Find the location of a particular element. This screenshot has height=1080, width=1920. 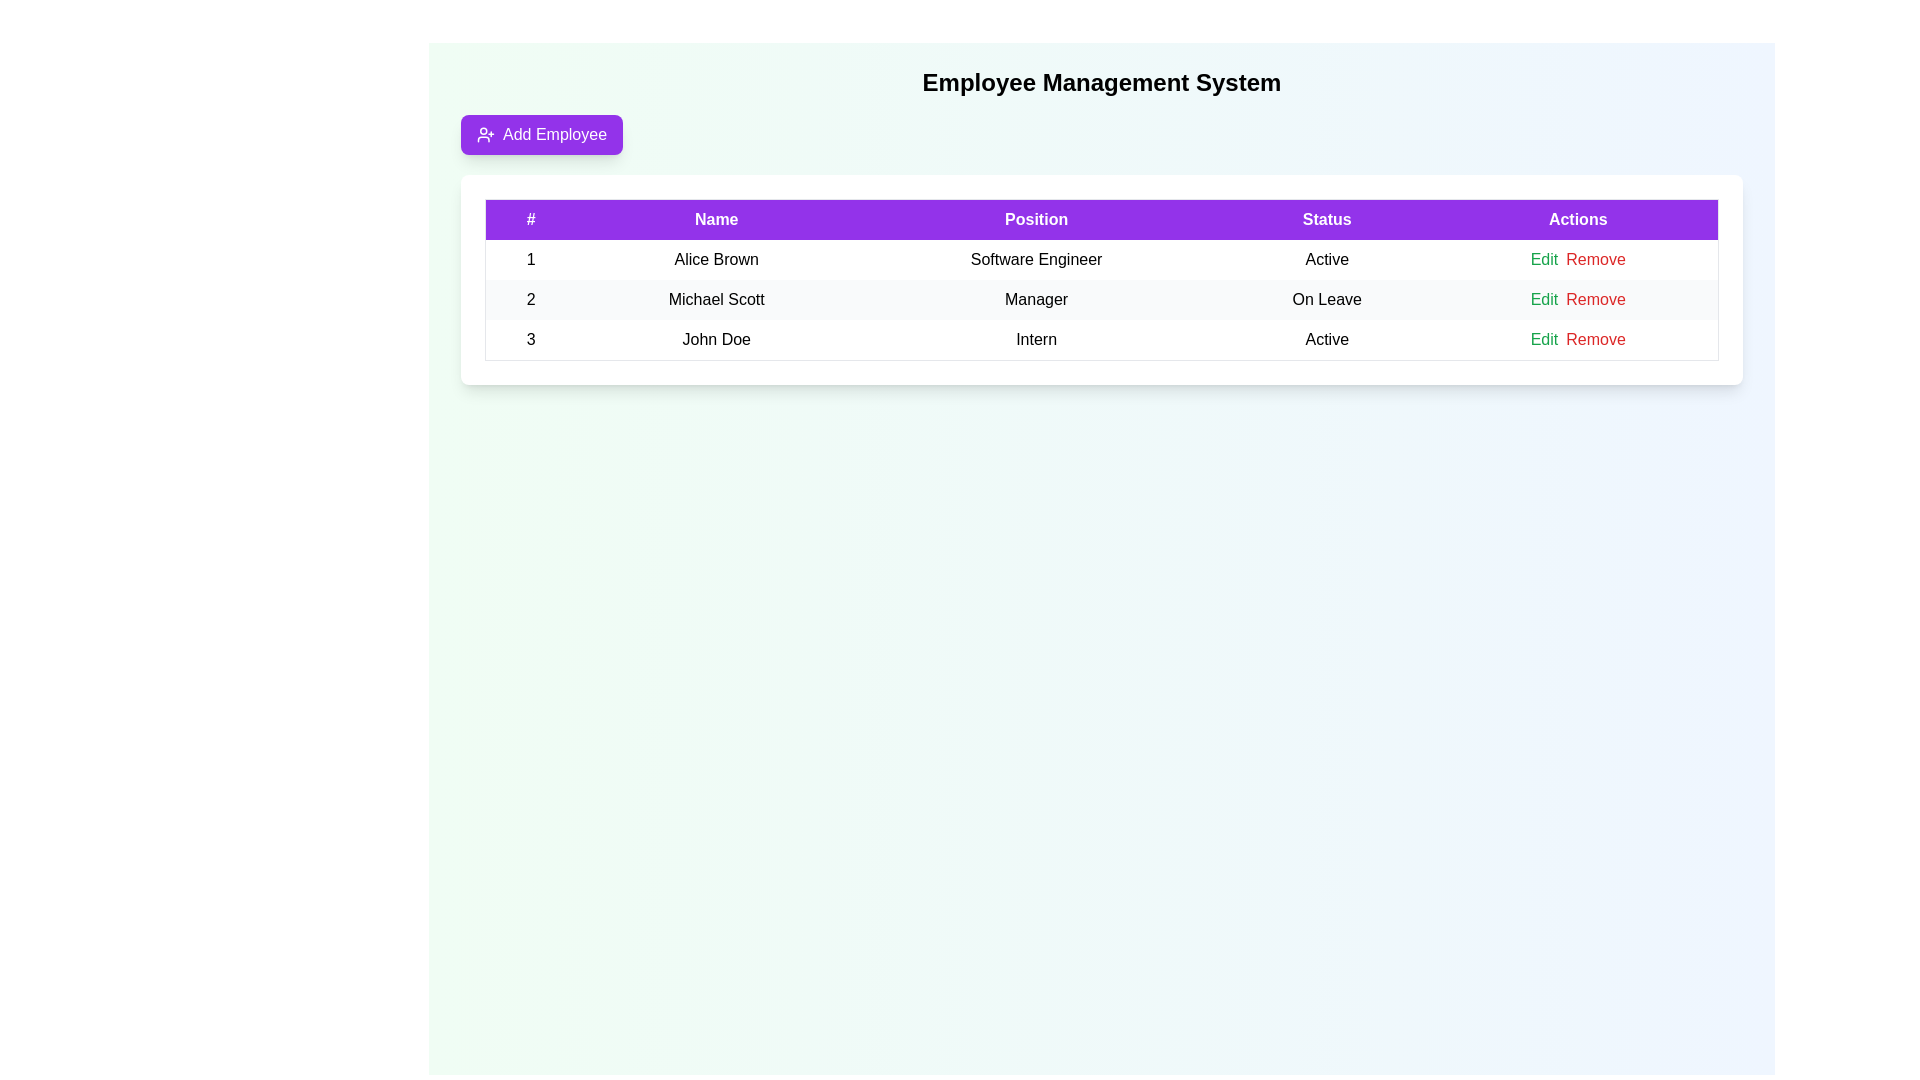

the 'Status' header label which is the fourth element in the table header layout, located between 'Position' and 'Actions' is located at coordinates (1327, 219).